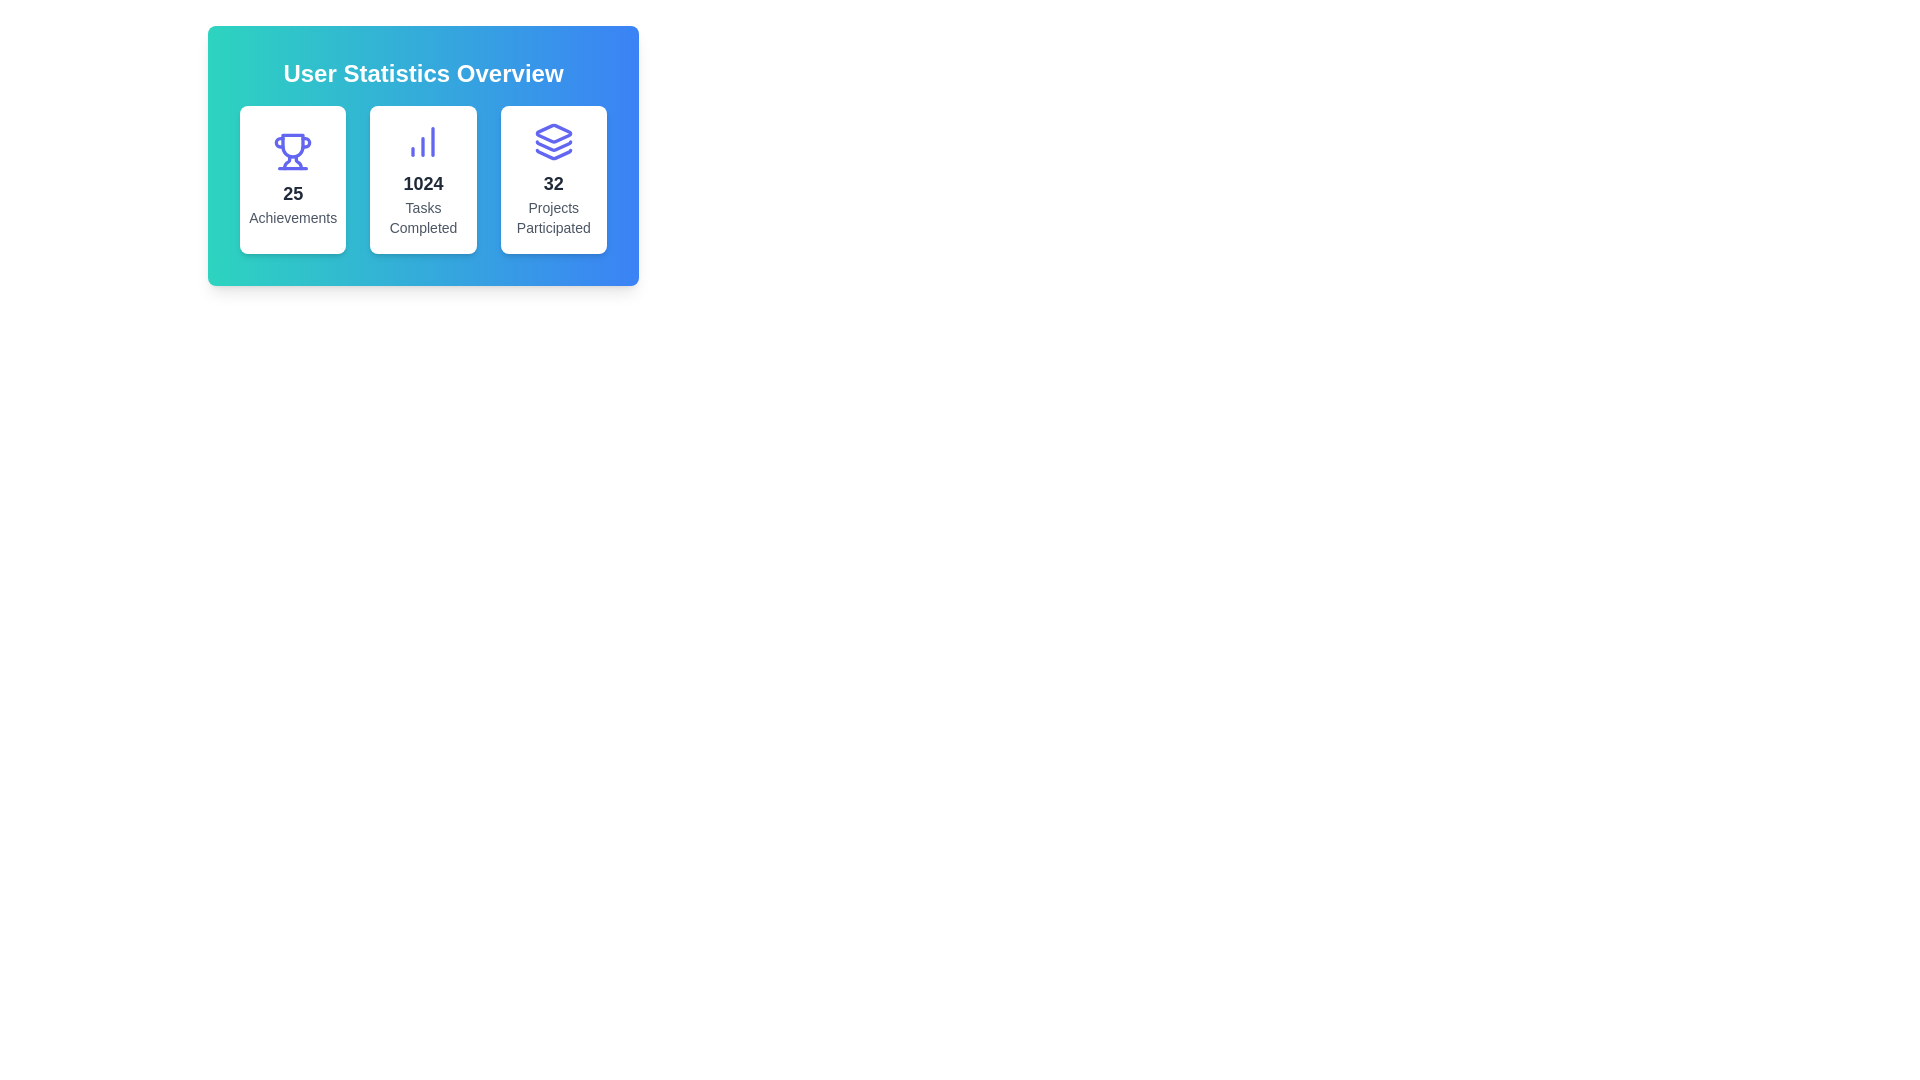 The image size is (1920, 1080). What do you see at coordinates (422, 180) in the screenshot?
I see `the rectangular card with a white background and shadow effect, located in the second column of the grid layout under the title 'User Statistics Overview'` at bounding box center [422, 180].